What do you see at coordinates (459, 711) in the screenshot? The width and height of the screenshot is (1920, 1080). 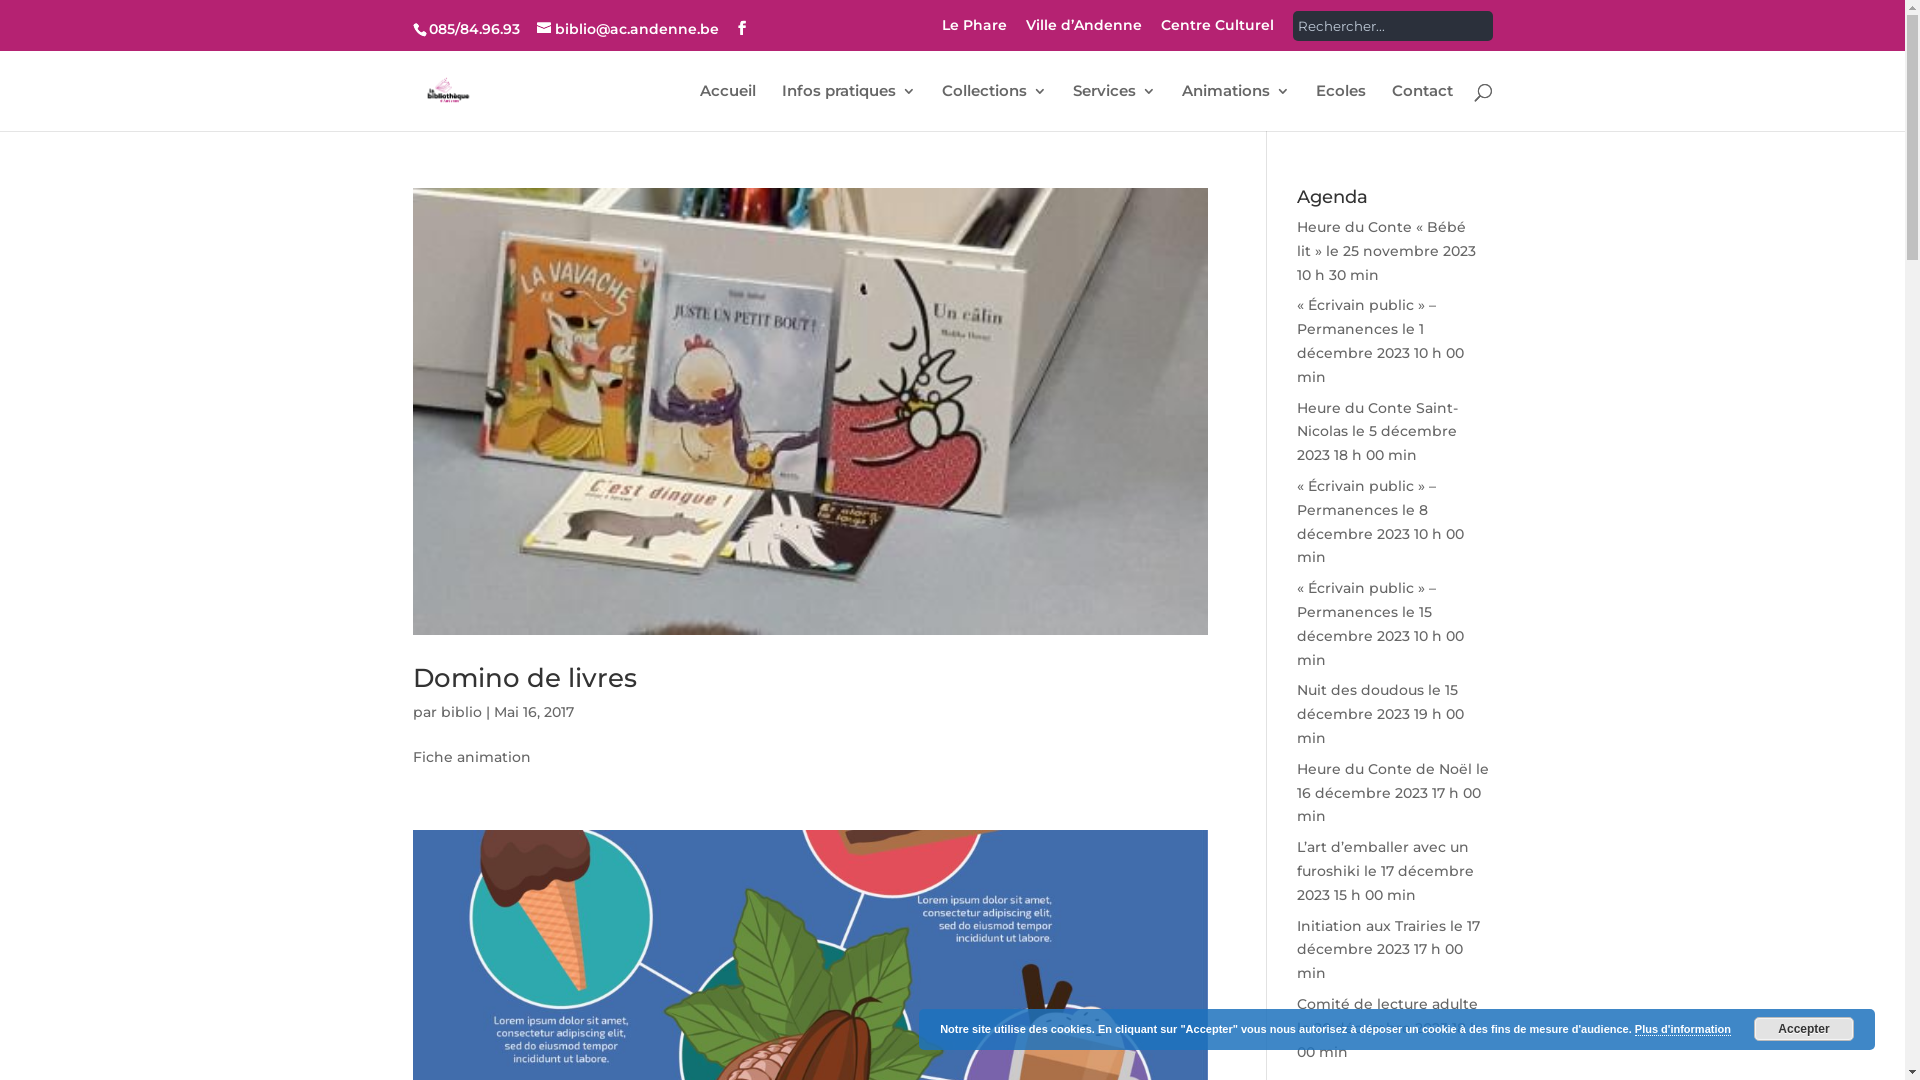 I see `'biblio'` at bounding box center [459, 711].